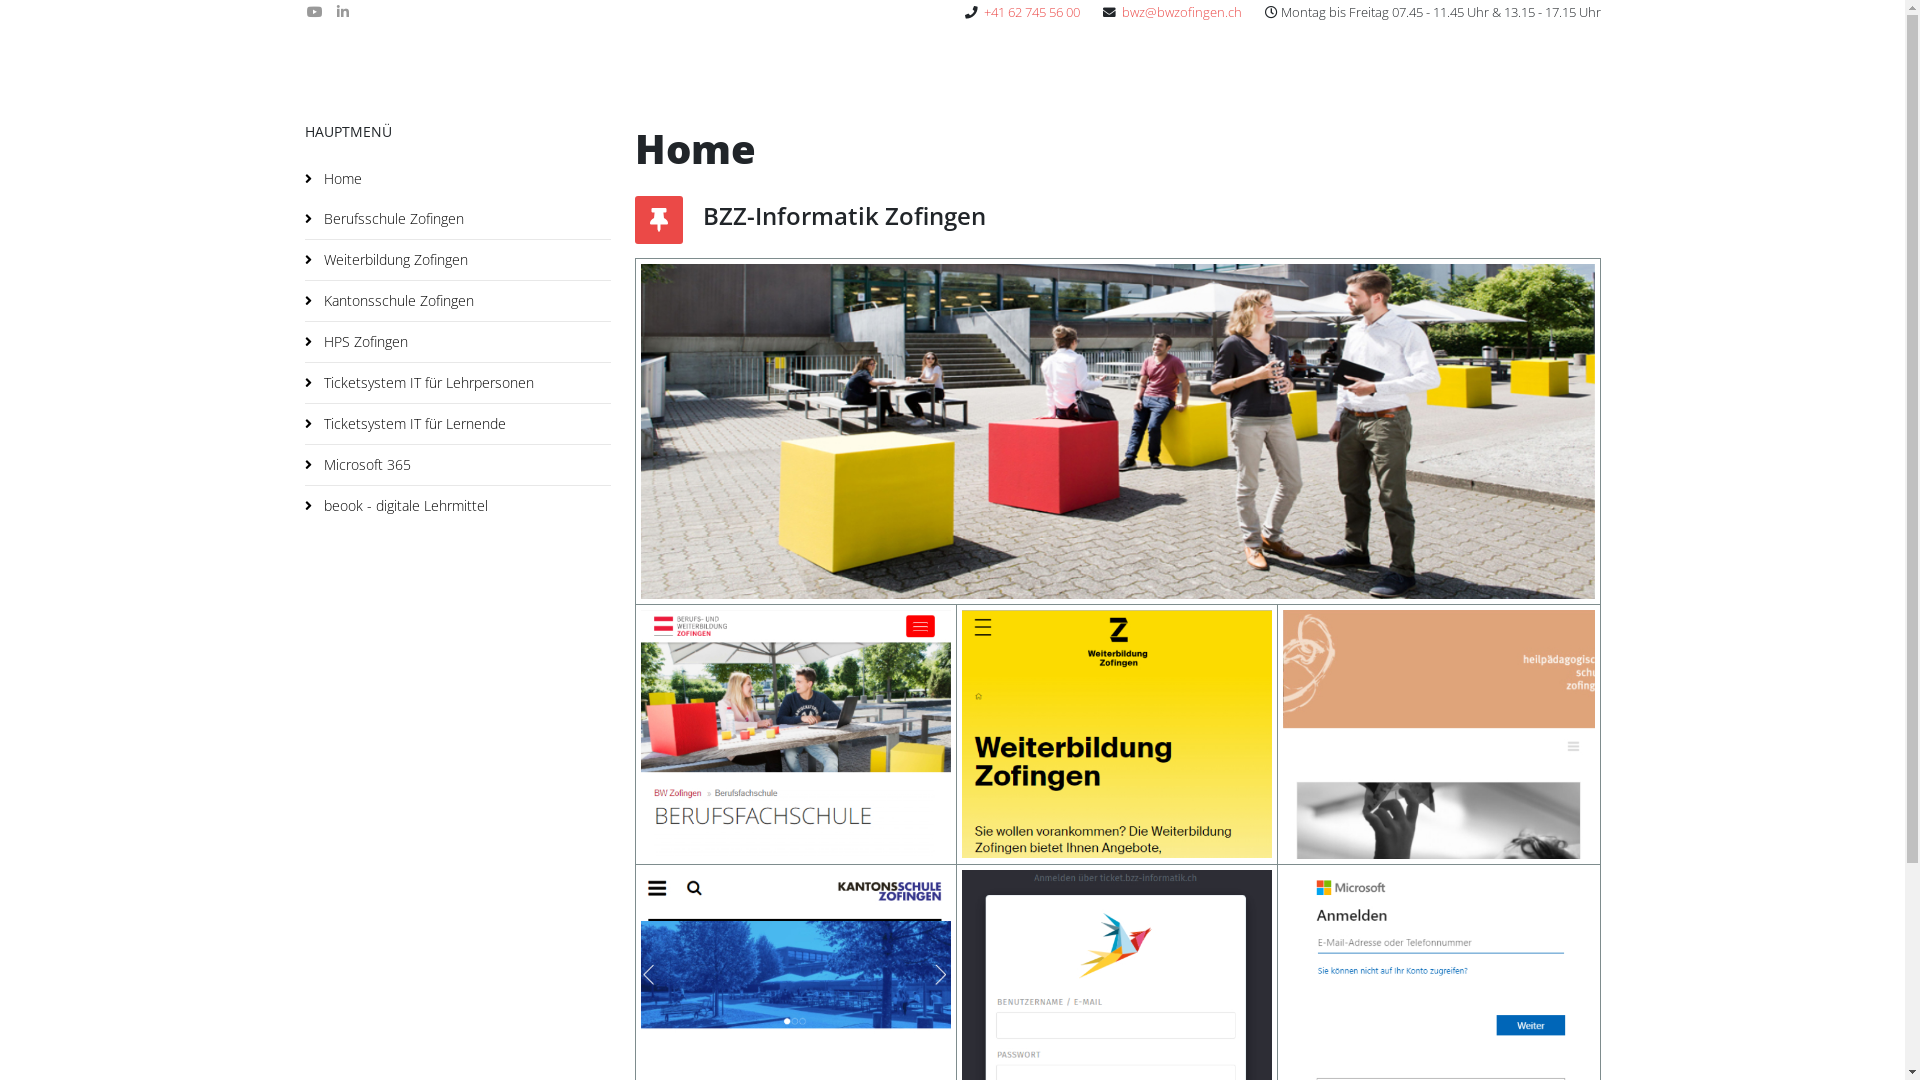  Describe the element at coordinates (455, 177) in the screenshot. I see `'Home'` at that location.